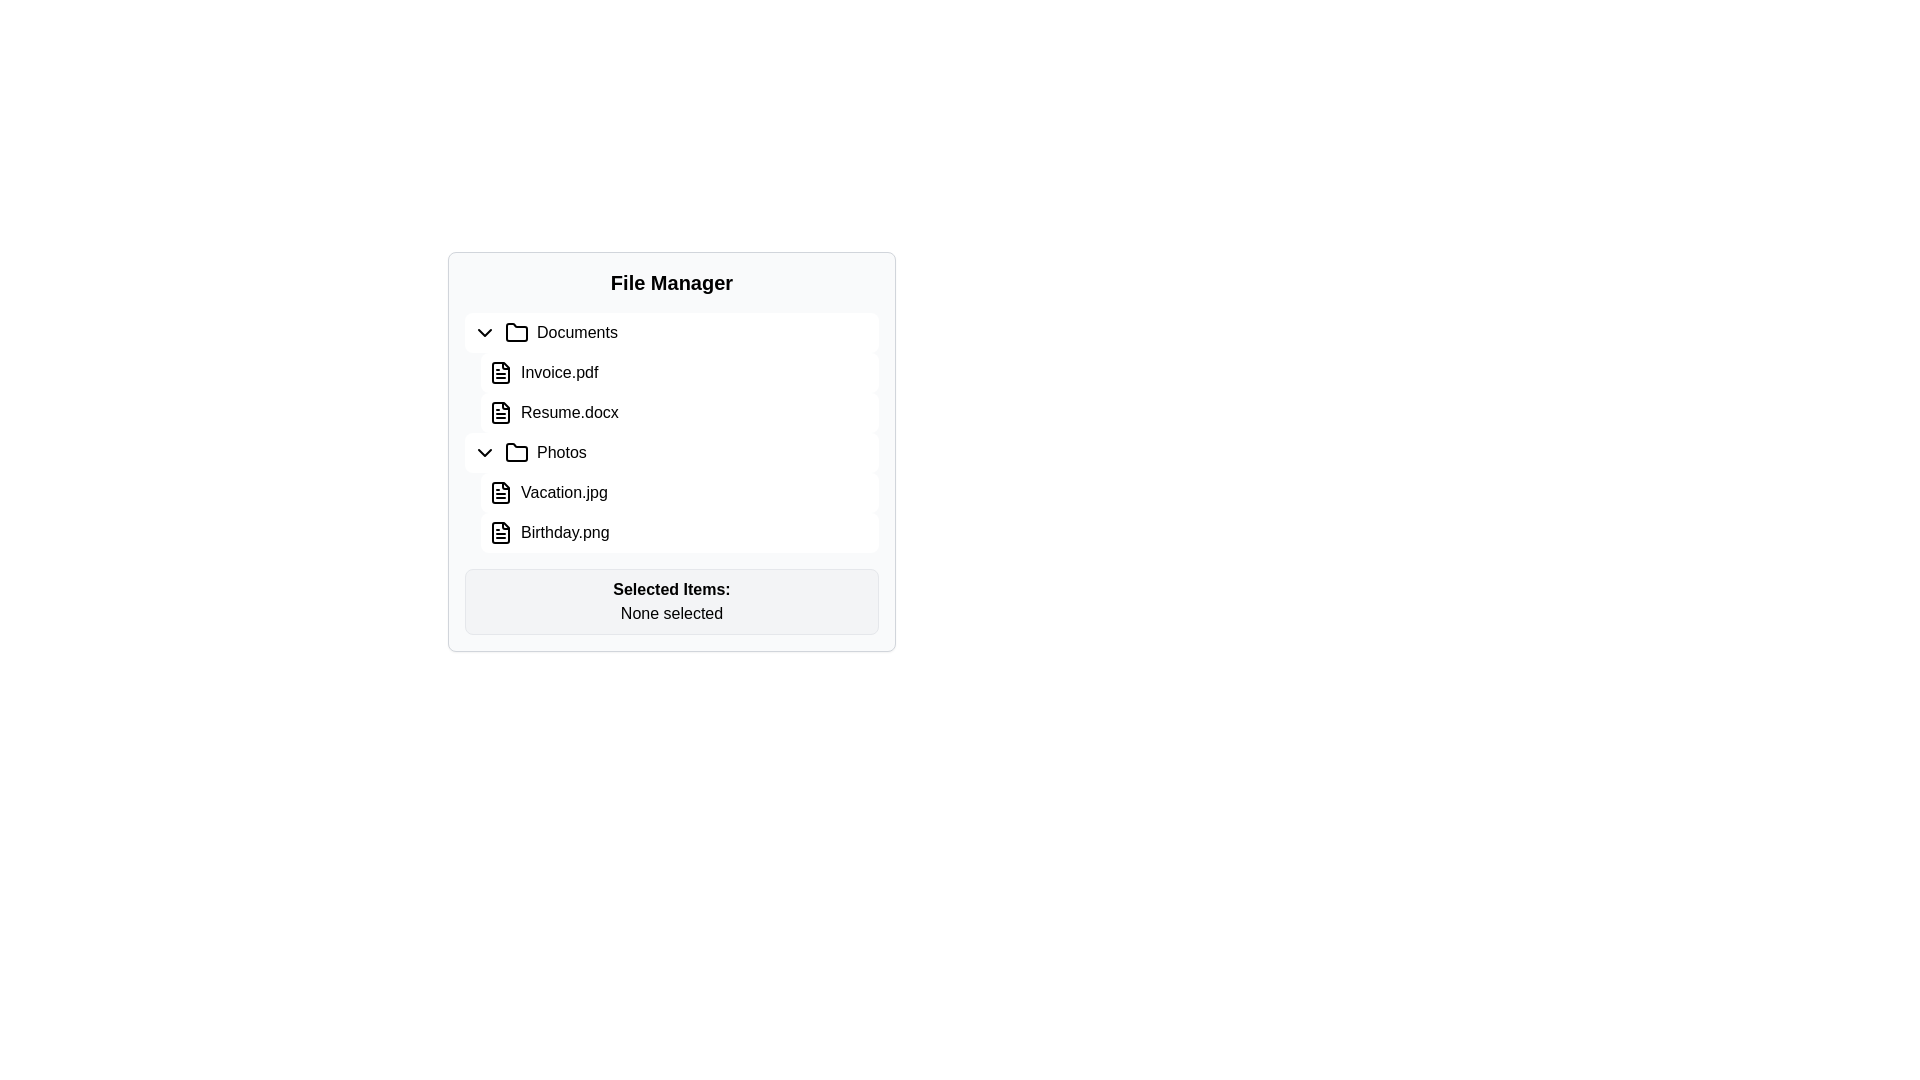 The image size is (1920, 1080). I want to click on the list item representing files within the 'Photos' subfolder under the 'Documents' section, so click(672, 493).